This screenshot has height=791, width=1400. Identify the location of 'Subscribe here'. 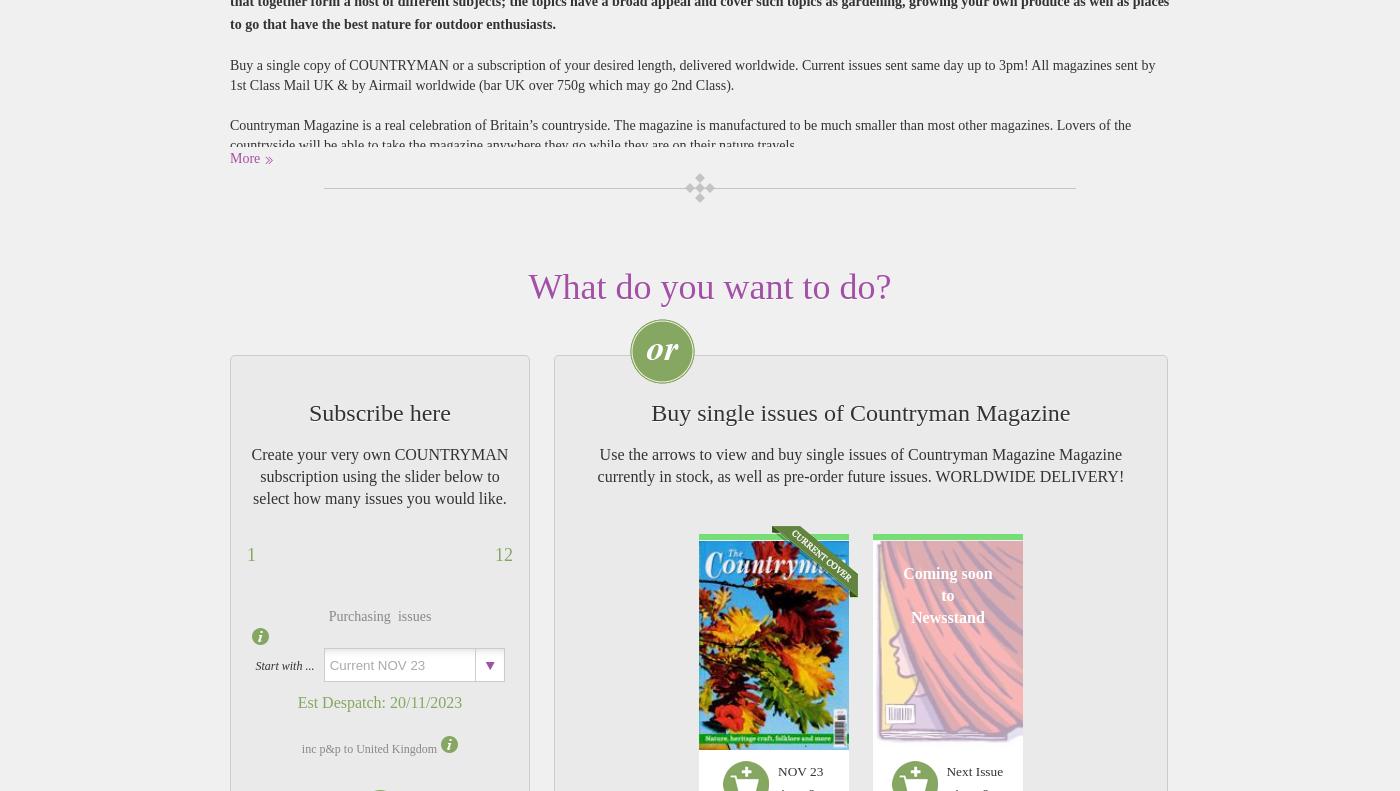
(379, 412).